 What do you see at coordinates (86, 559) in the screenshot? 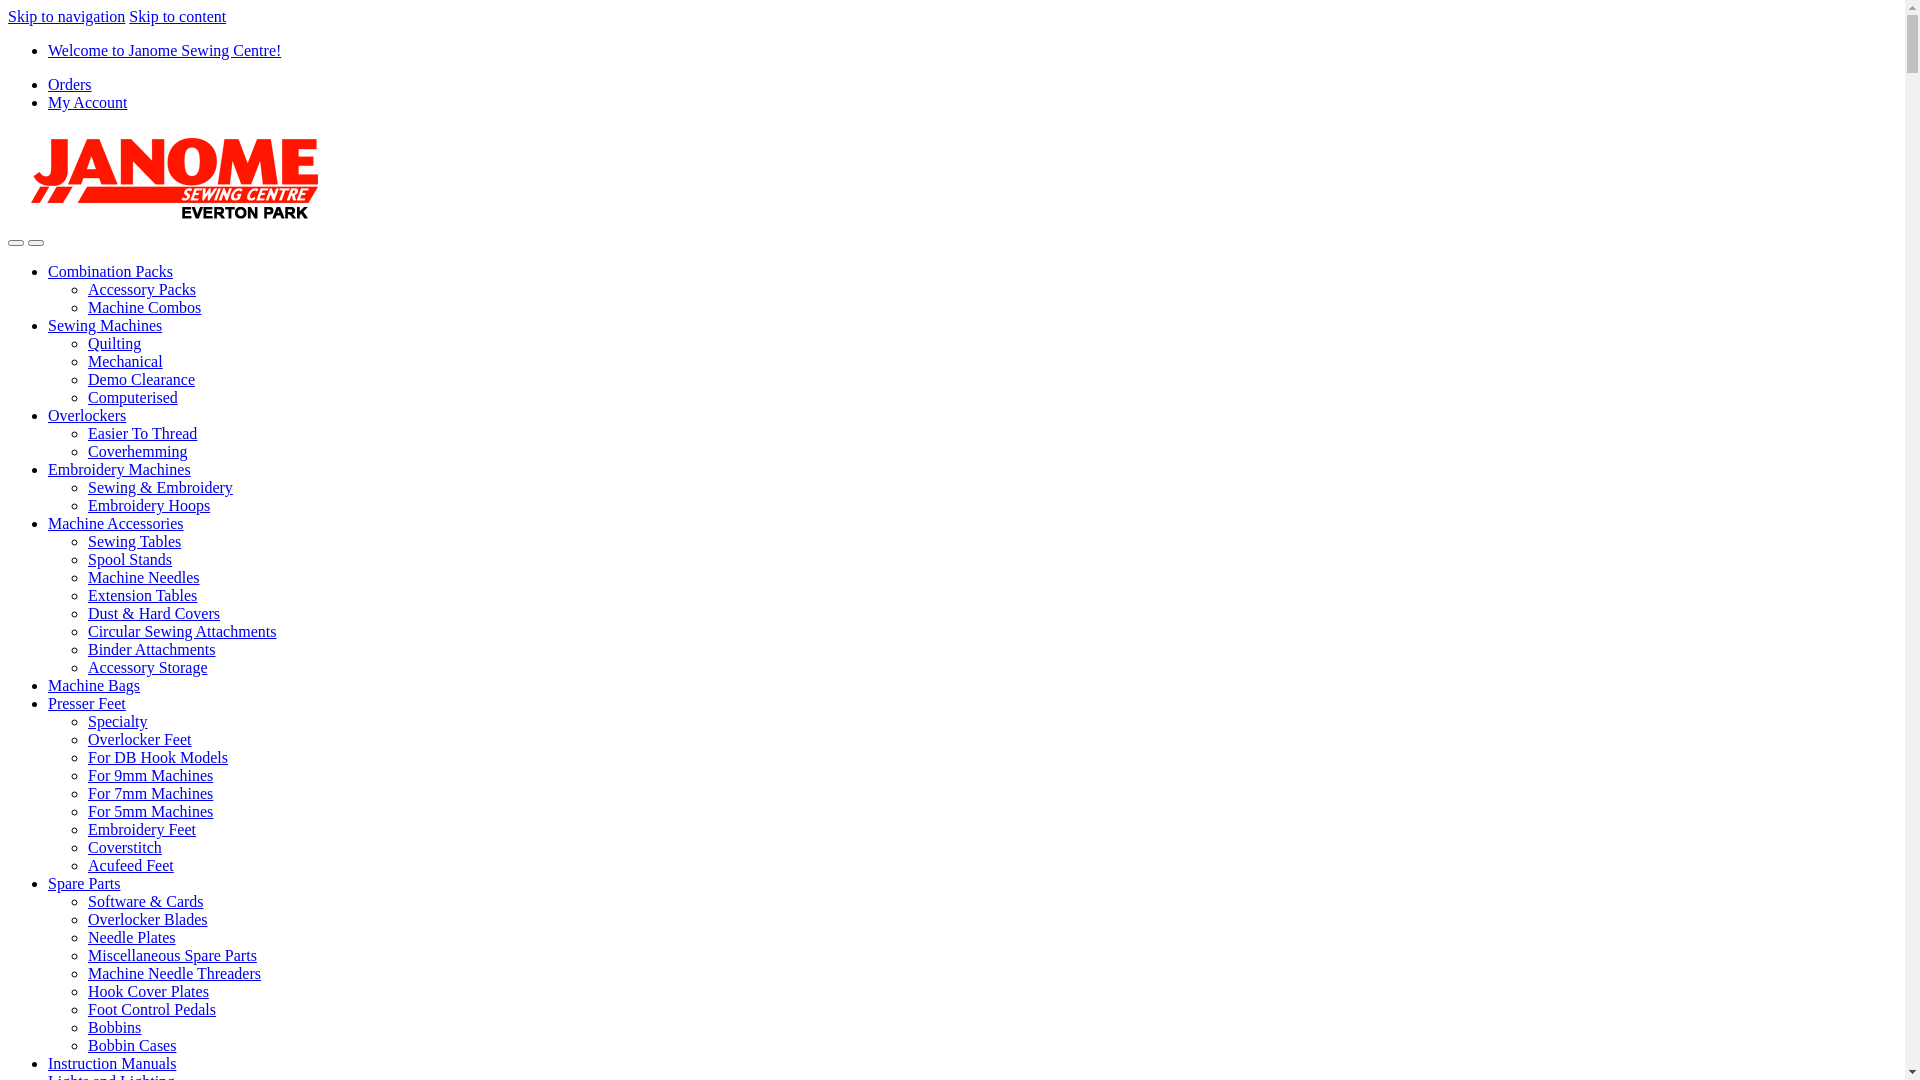
I see `'Spool Stands'` at bounding box center [86, 559].